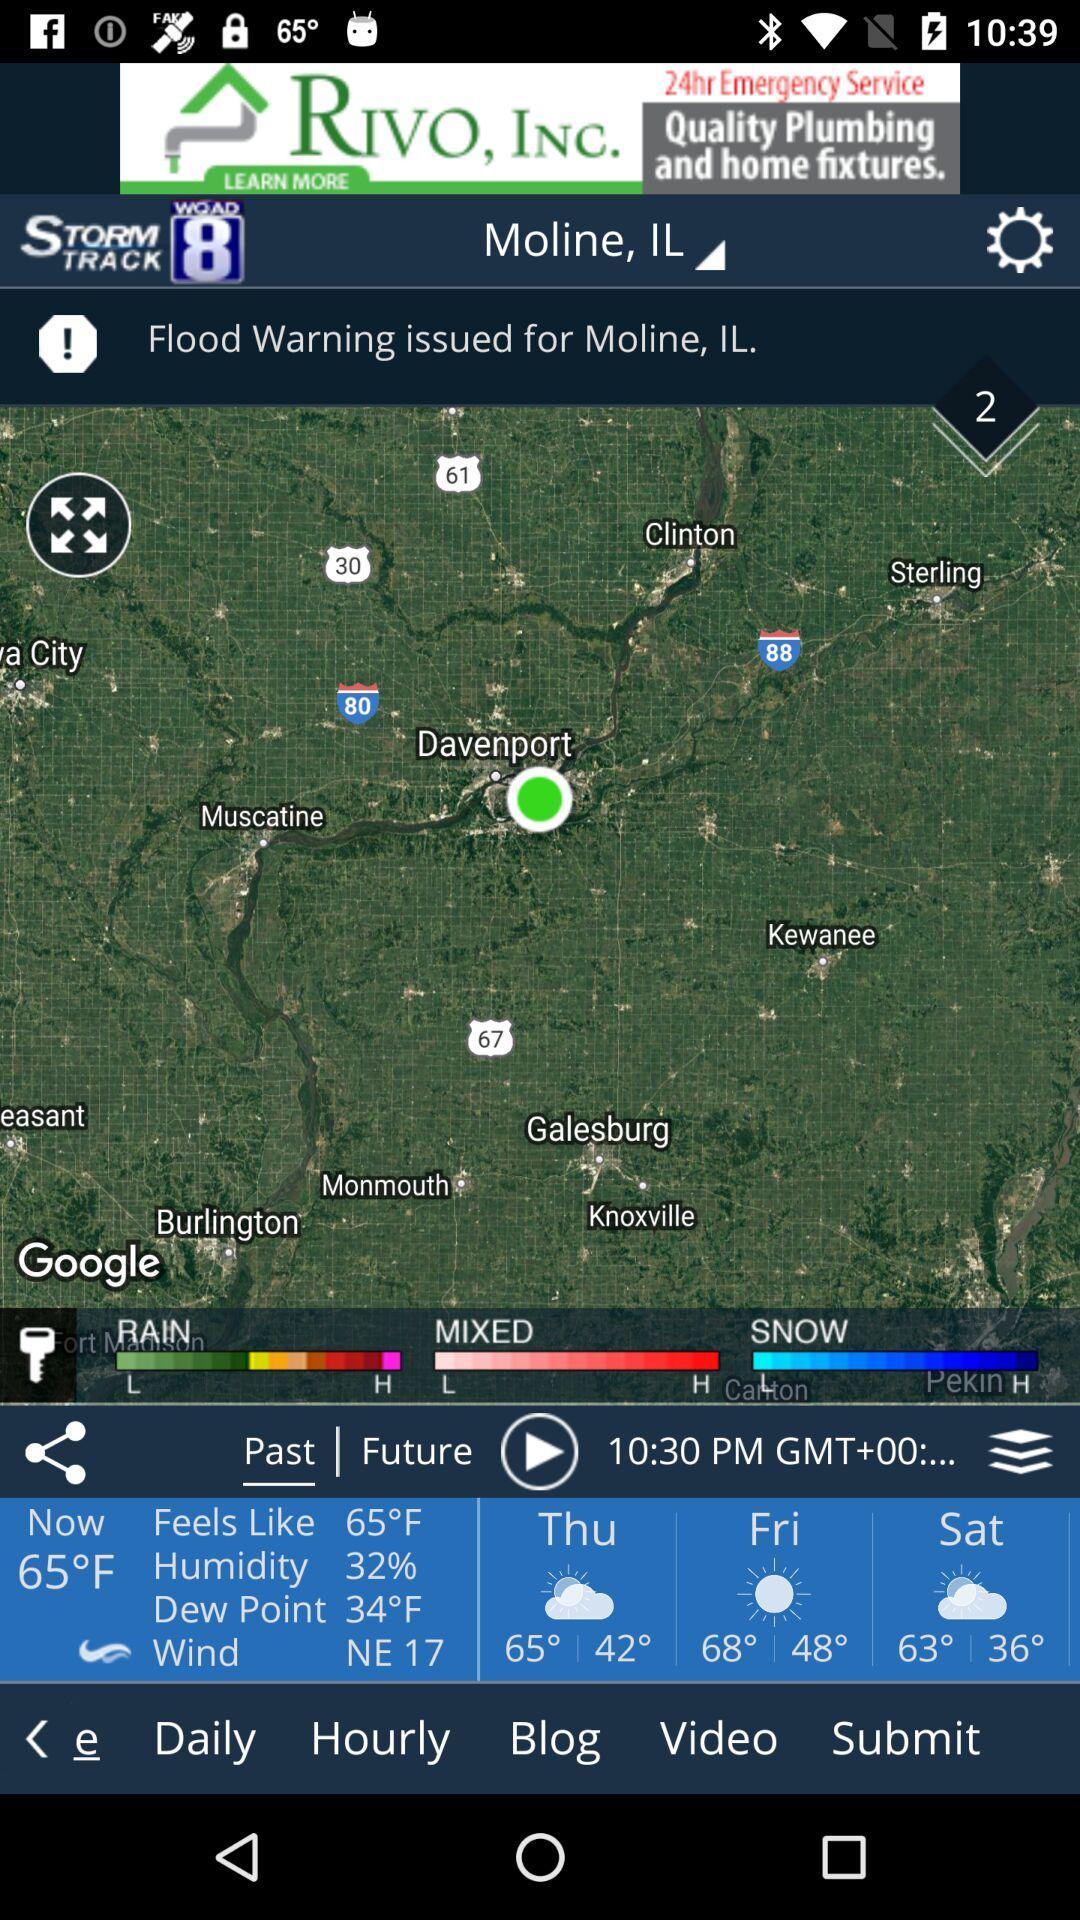 This screenshot has width=1080, height=1920. What do you see at coordinates (1026, 240) in the screenshot?
I see `the settings icon which is beside molineil` at bounding box center [1026, 240].